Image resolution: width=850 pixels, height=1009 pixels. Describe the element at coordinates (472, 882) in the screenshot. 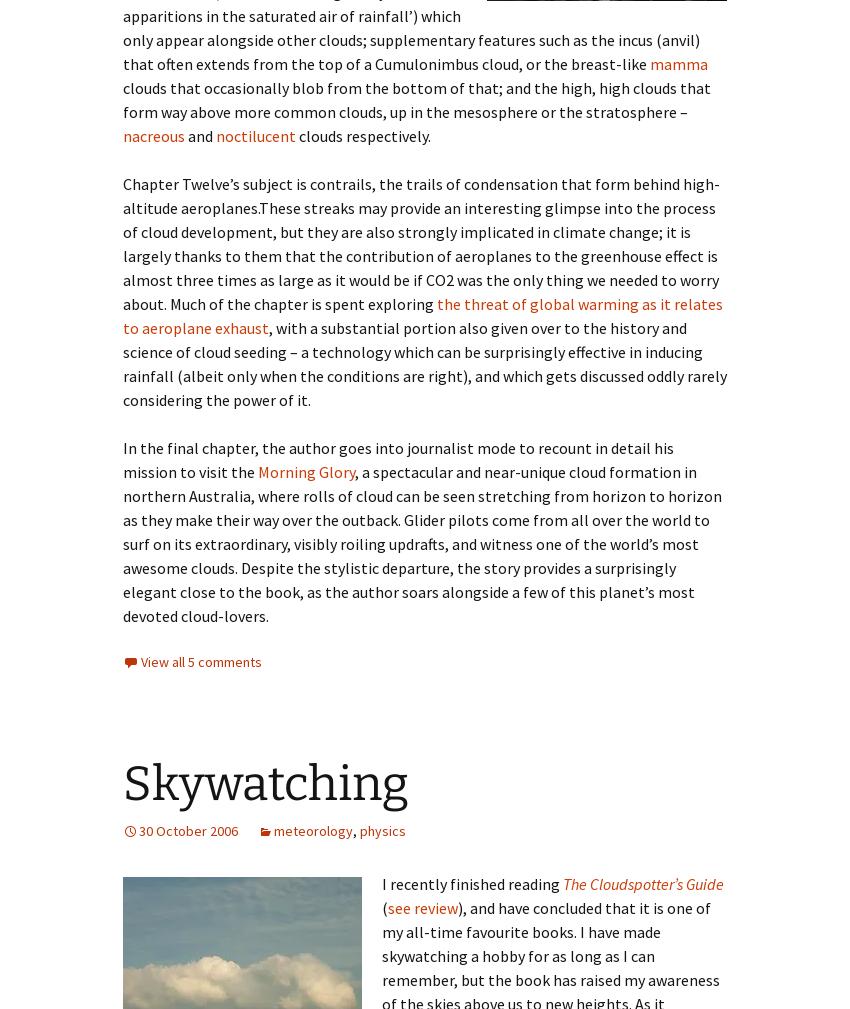

I see `'I recently finished reading'` at that location.